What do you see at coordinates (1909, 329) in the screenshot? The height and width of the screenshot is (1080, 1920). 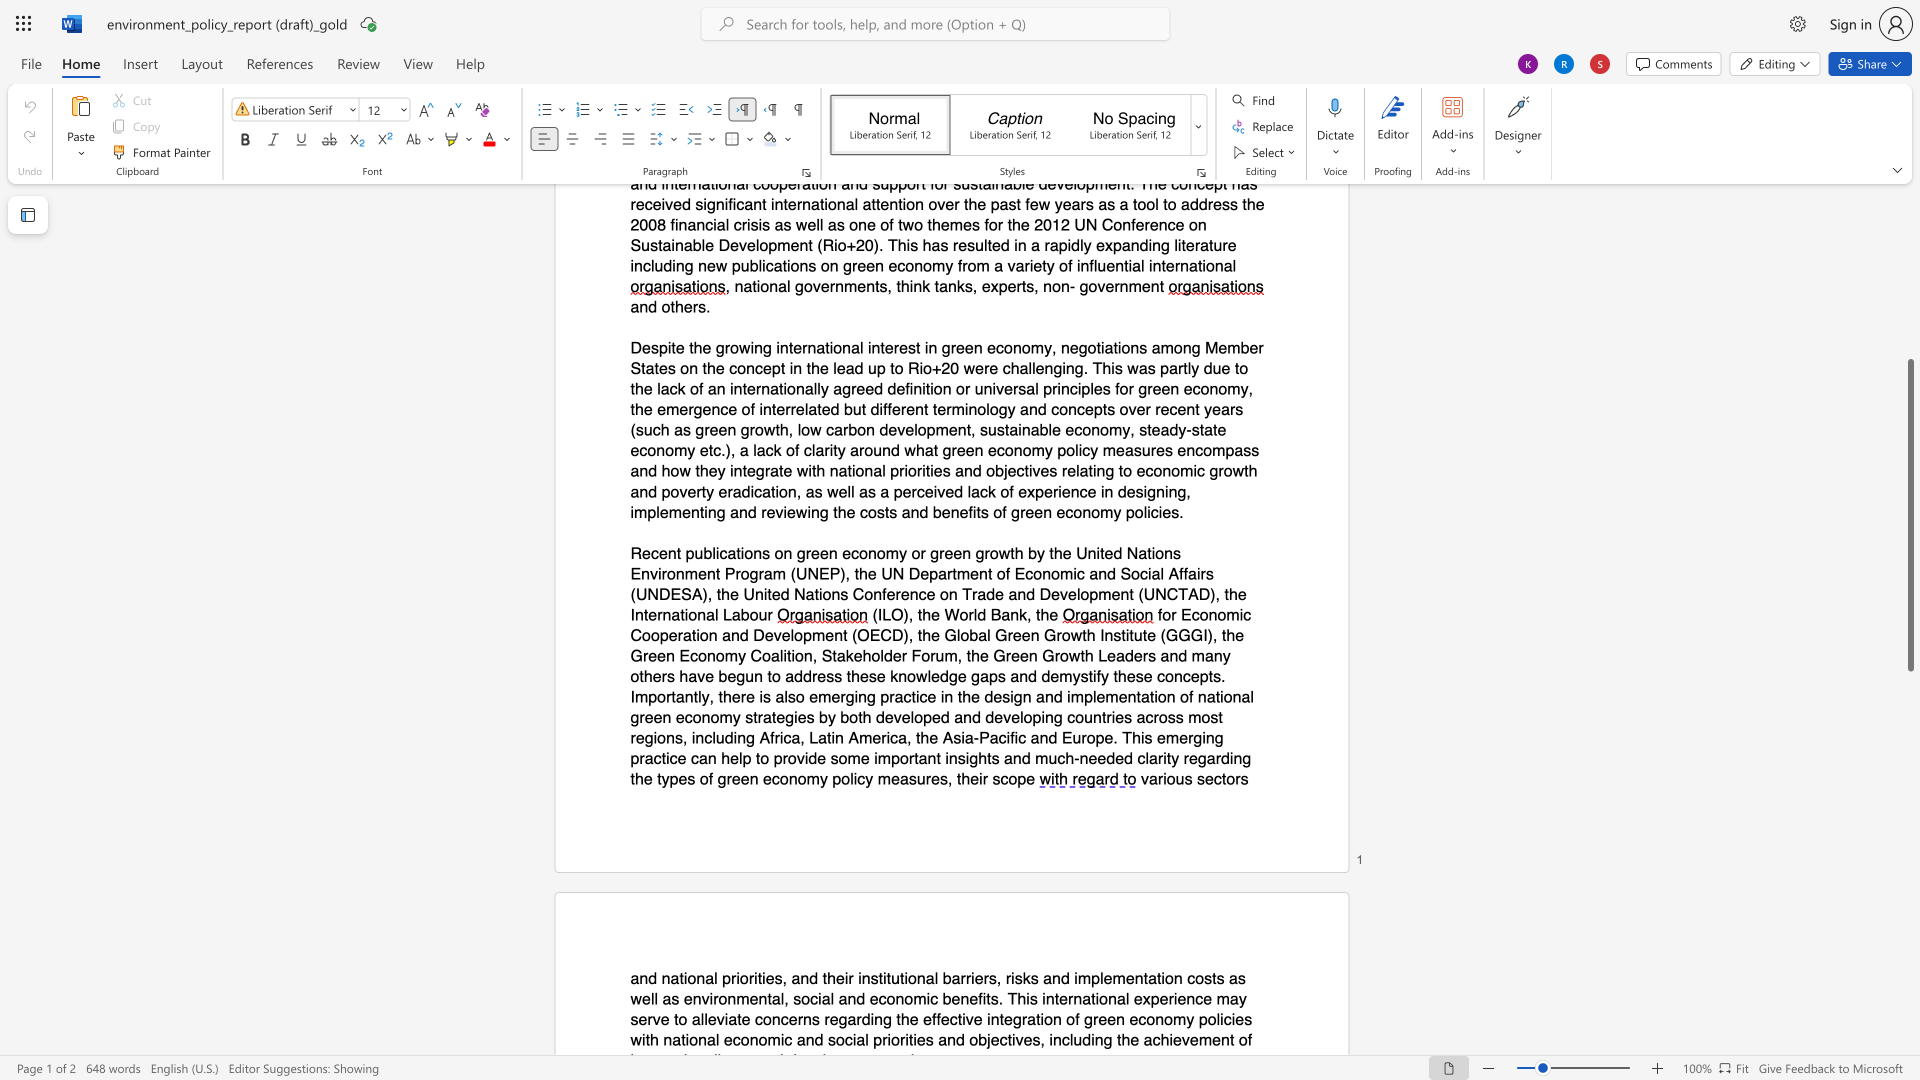 I see `the side scrollbar to bring the page up` at bounding box center [1909, 329].